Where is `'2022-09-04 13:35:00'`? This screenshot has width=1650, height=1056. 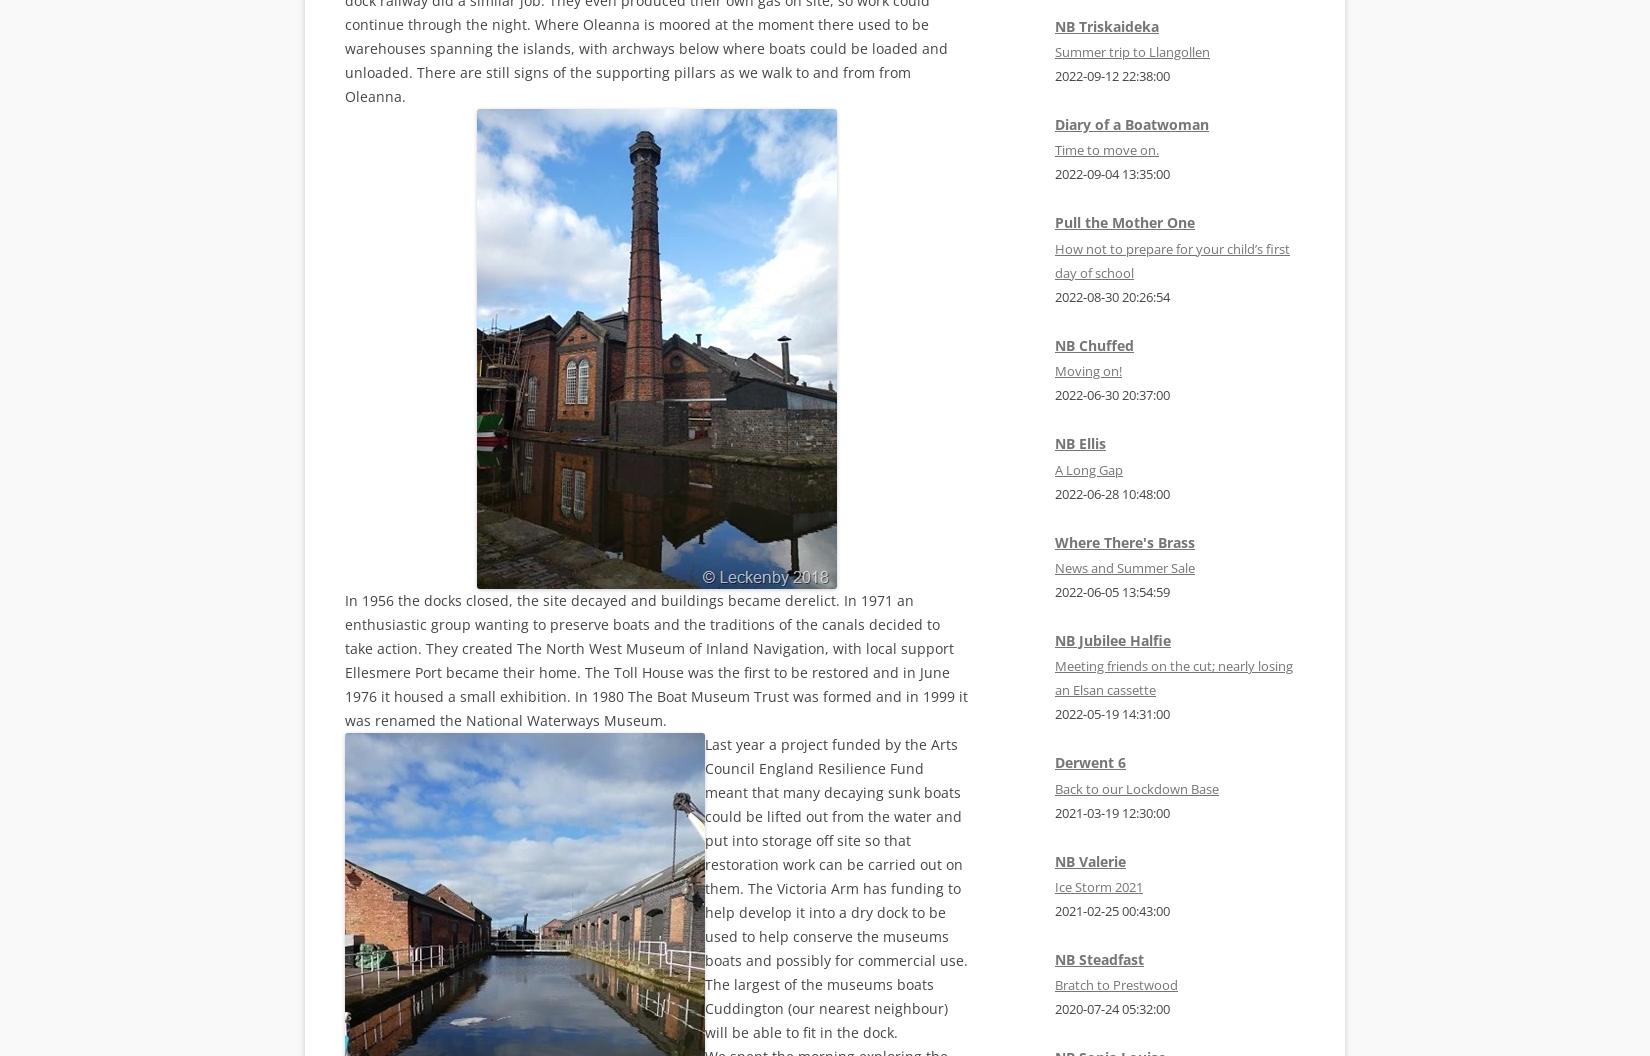 '2022-09-04 13:35:00' is located at coordinates (1055, 174).